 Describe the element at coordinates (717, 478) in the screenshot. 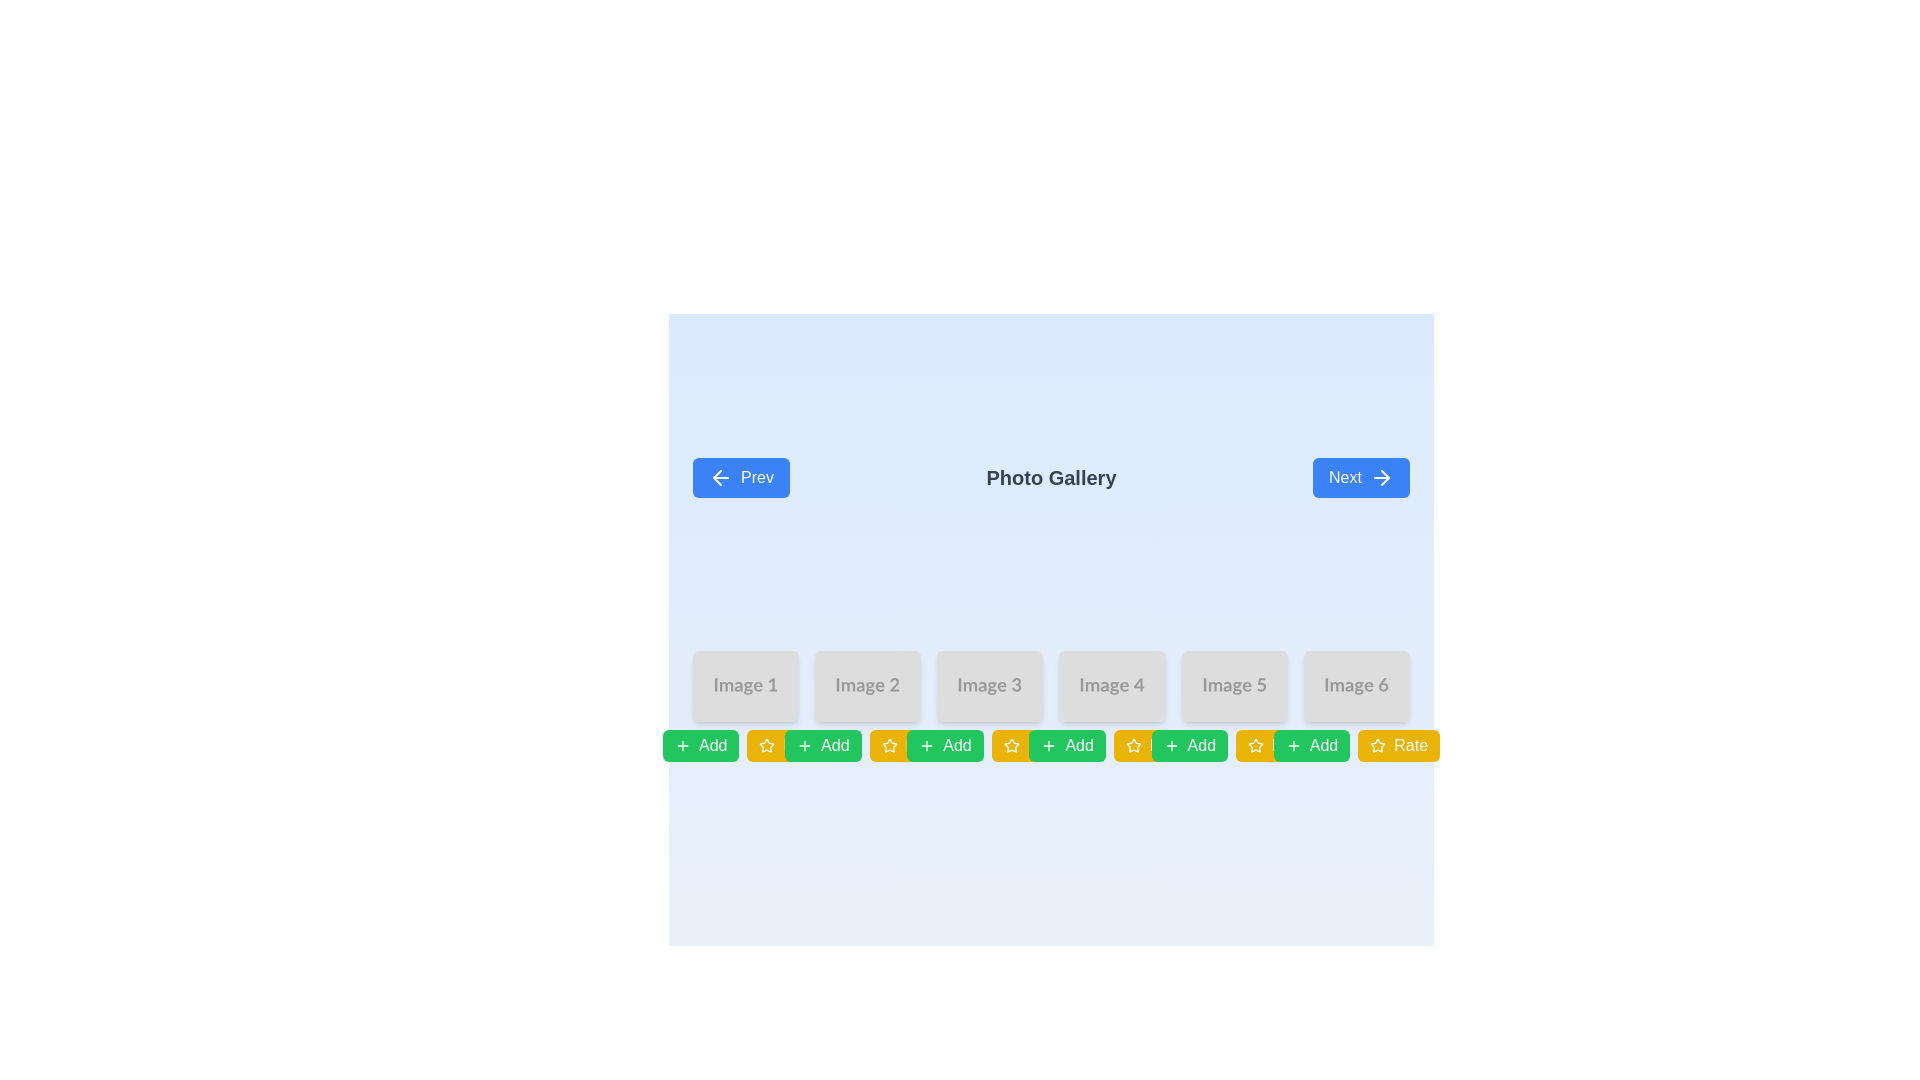

I see `the decorative arrow icon that indicates moving to the previous item or page, located within the 'Prev' button on the left side of the navigation bar` at that location.